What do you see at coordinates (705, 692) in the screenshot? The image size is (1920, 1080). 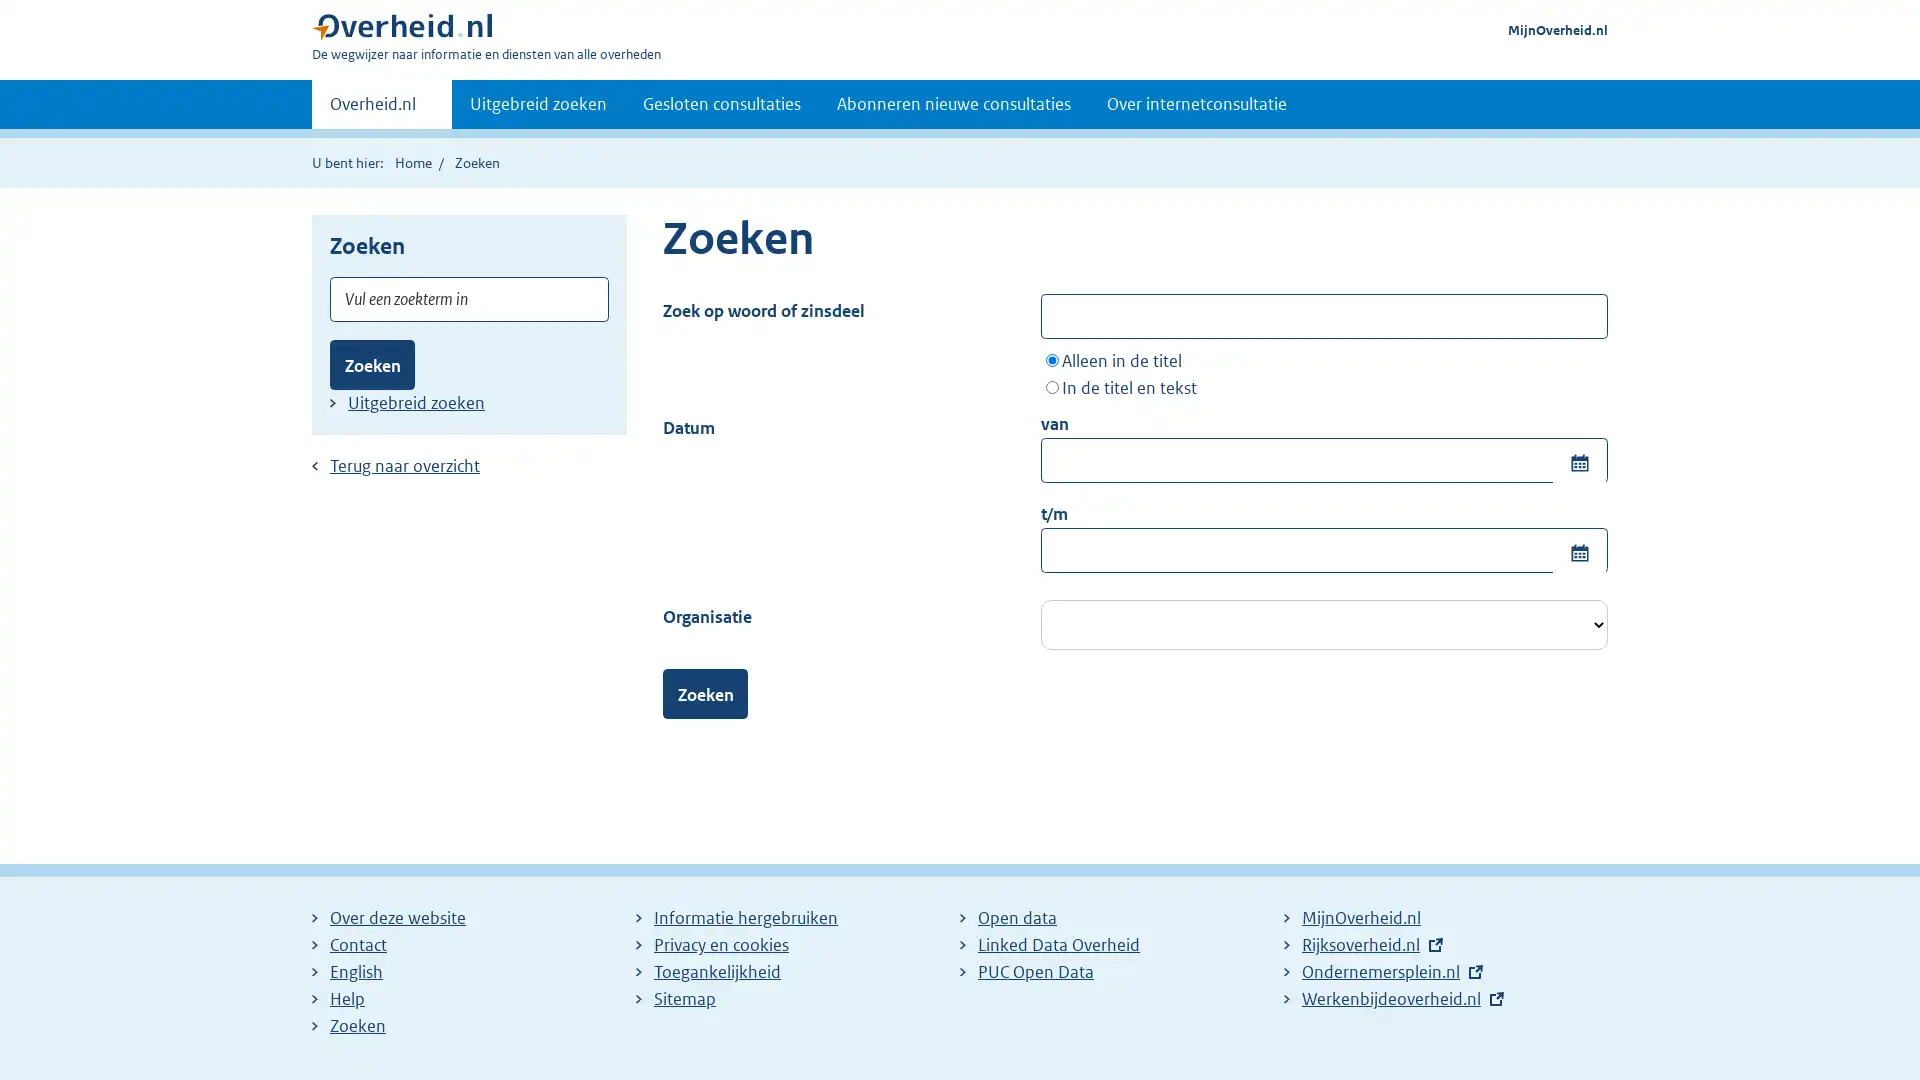 I see `Zoeken` at bounding box center [705, 692].